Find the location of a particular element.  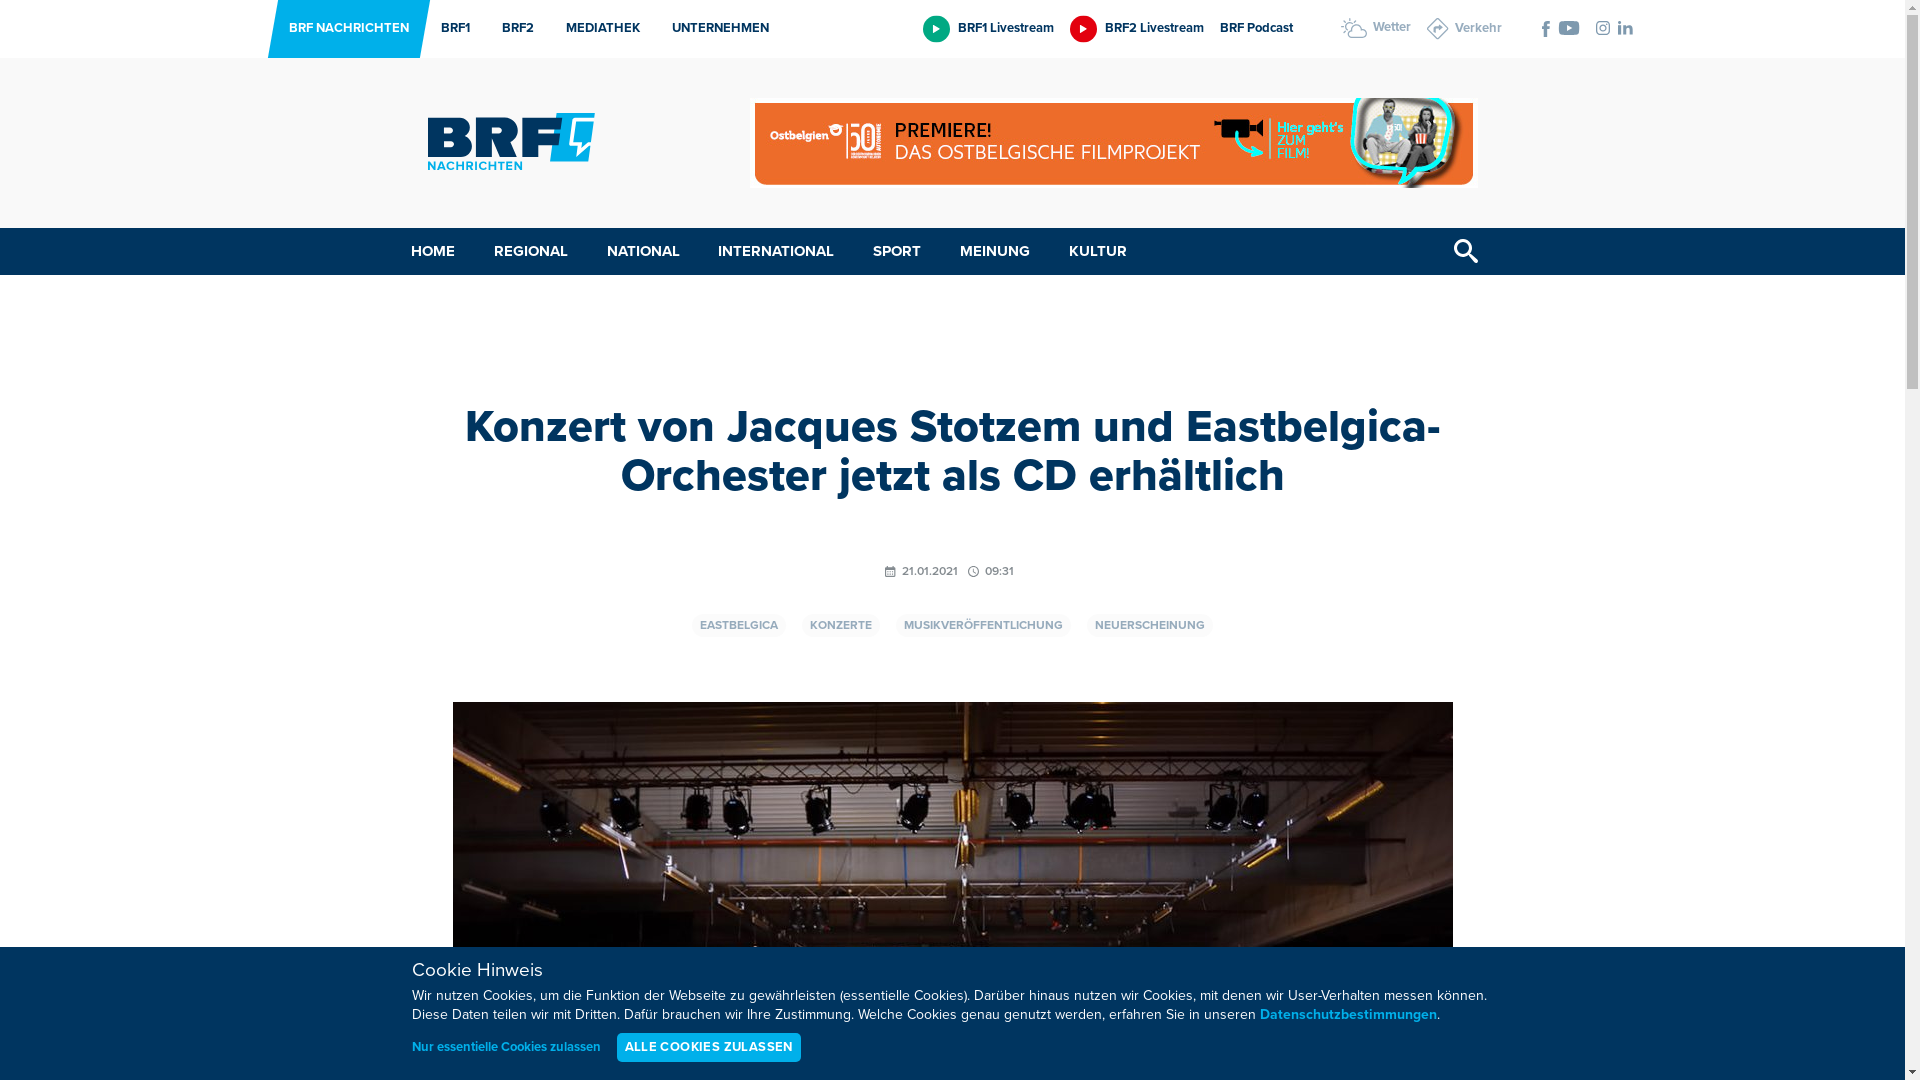

'BRF NACHRICHTEN' is located at coordinates (342, 29).